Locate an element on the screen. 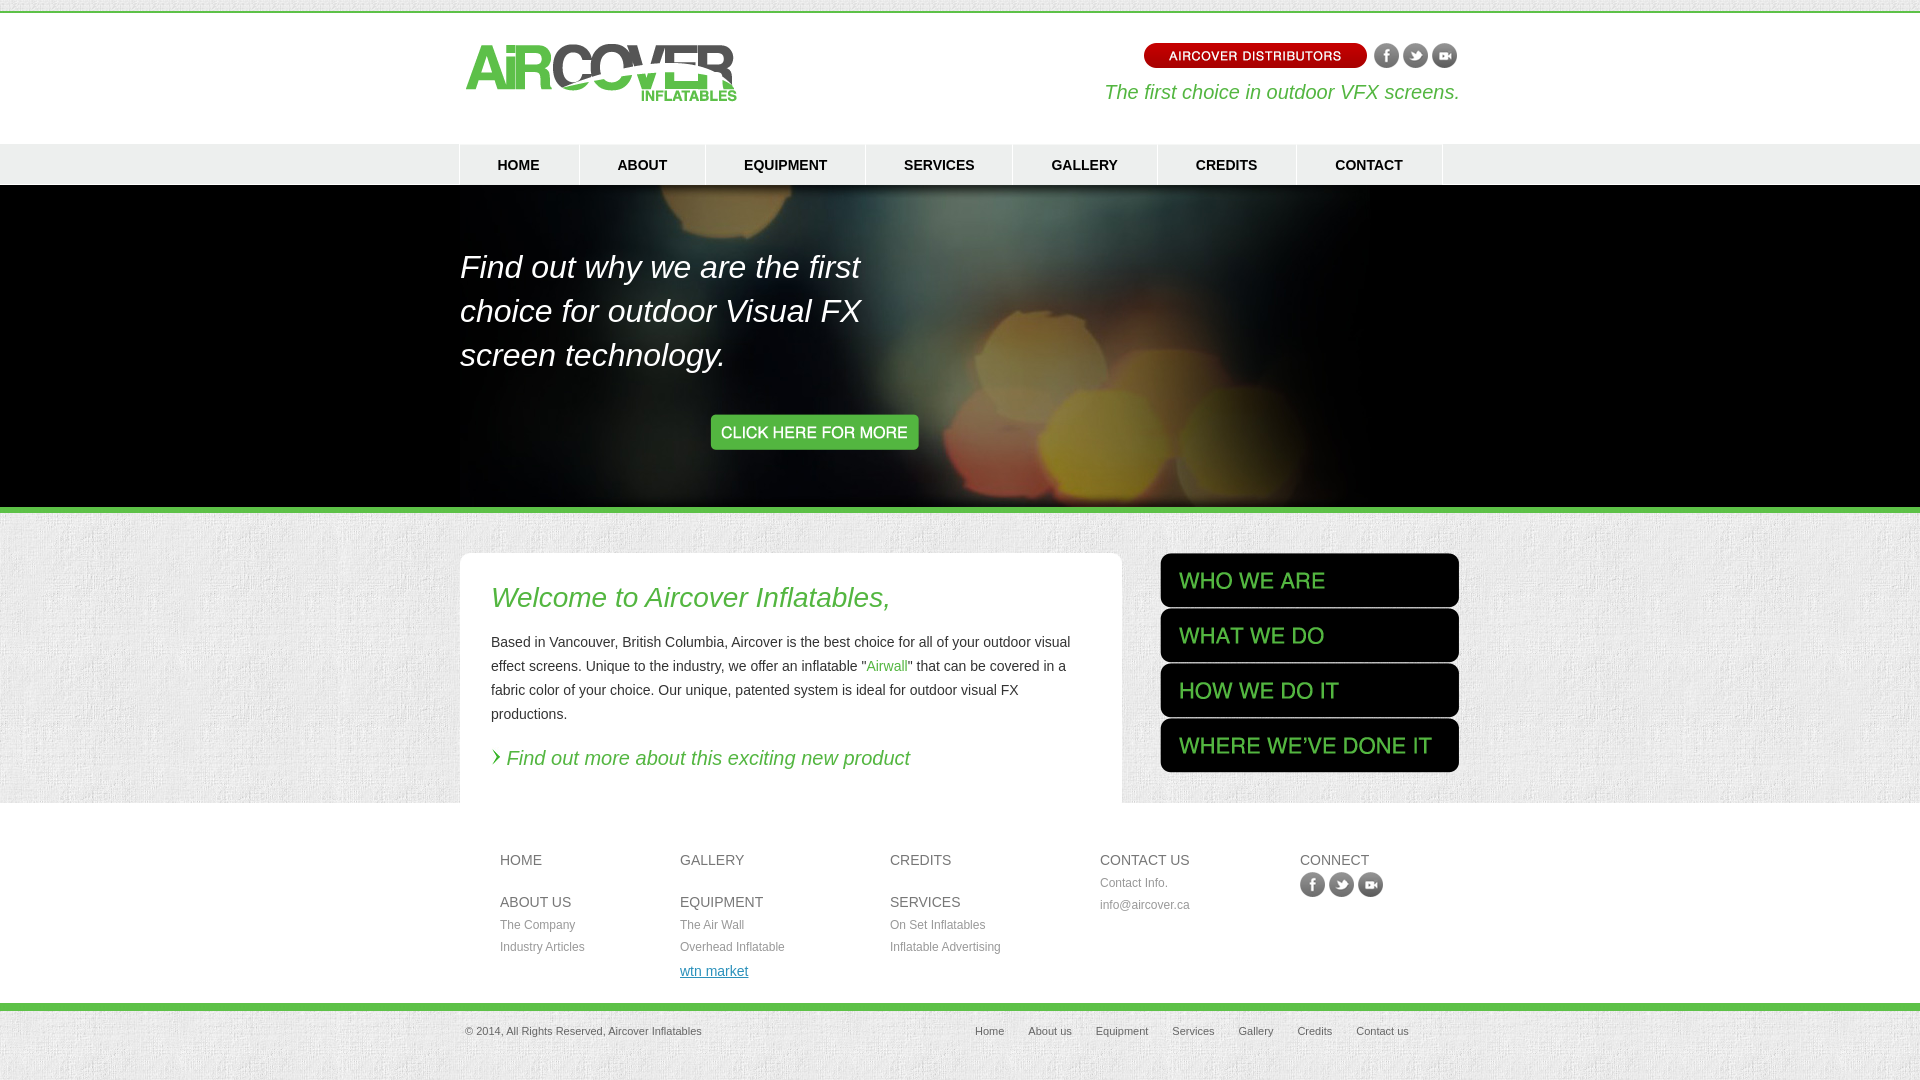 Image resolution: width=1920 pixels, height=1080 pixels. 'CONTACT US' is located at coordinates (1145, 859).